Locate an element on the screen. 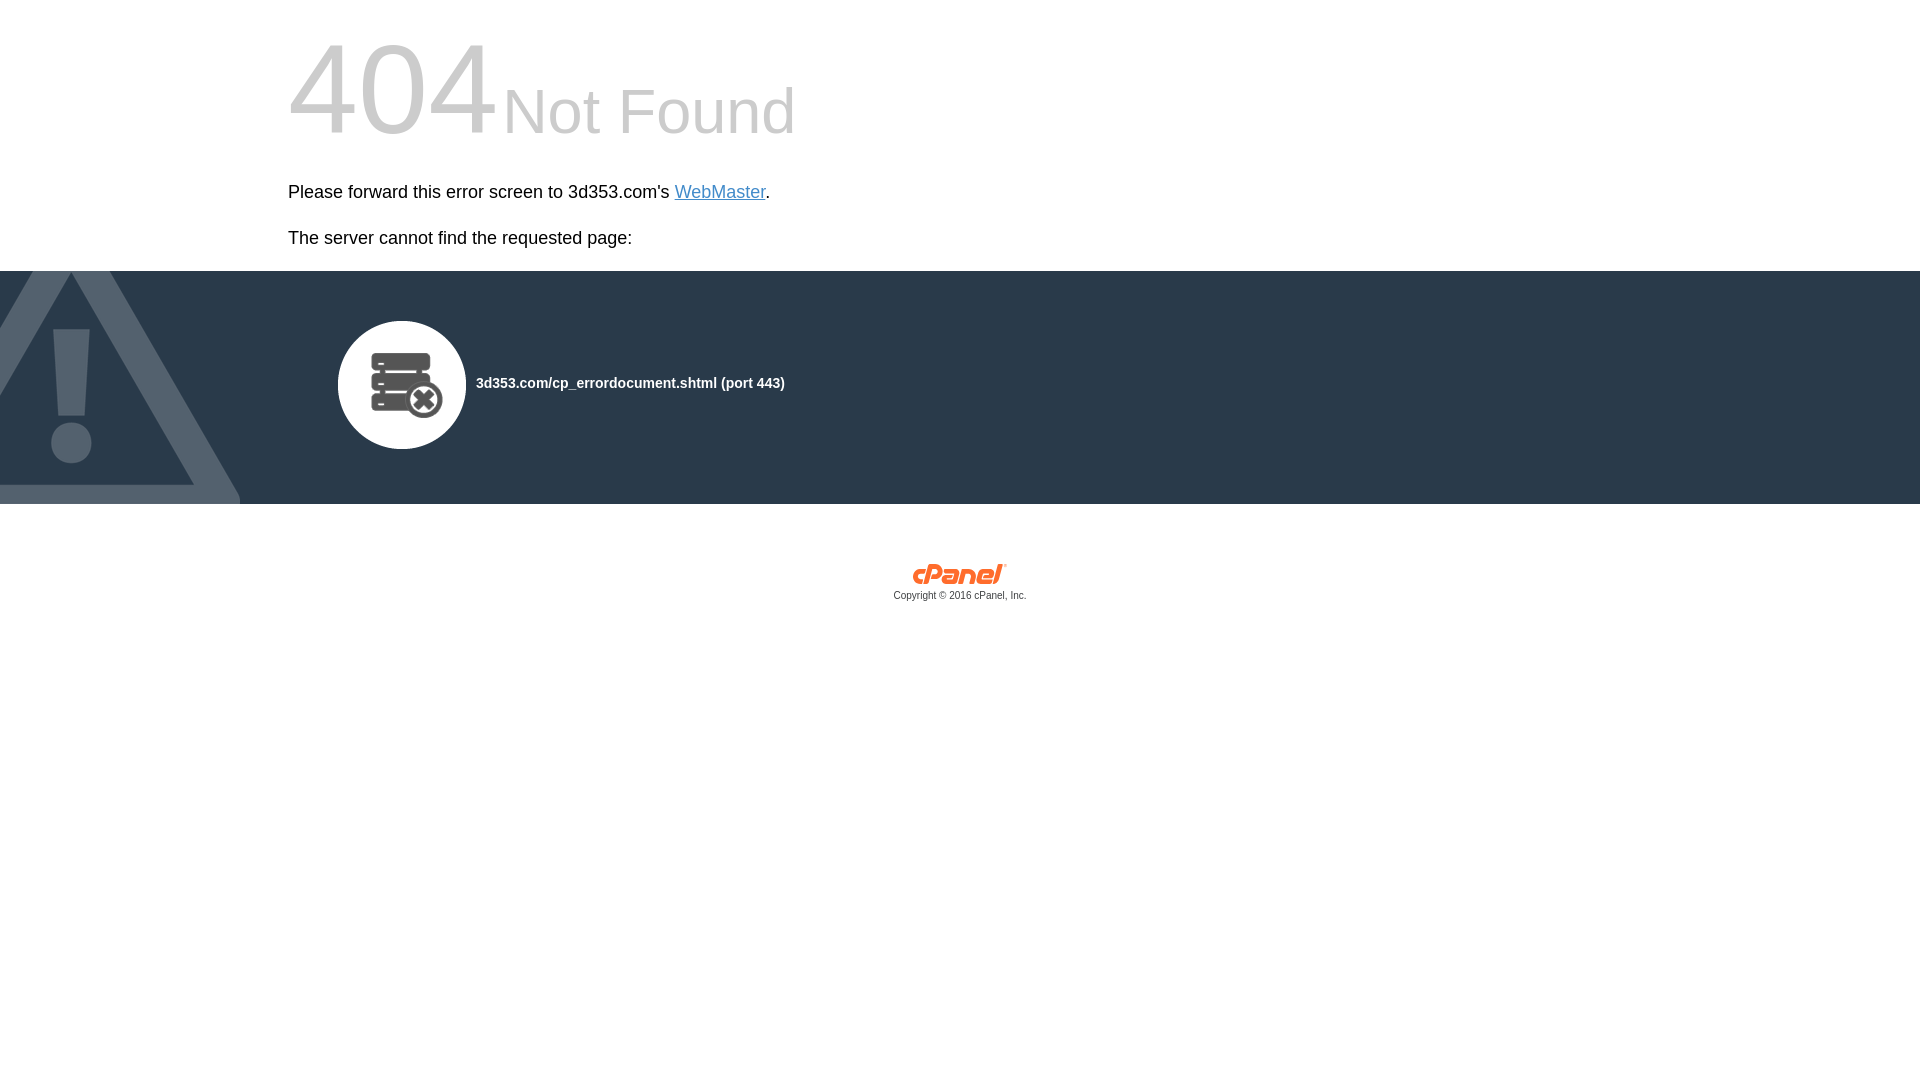  'WebMaster' is located at coordinates (720, 192).